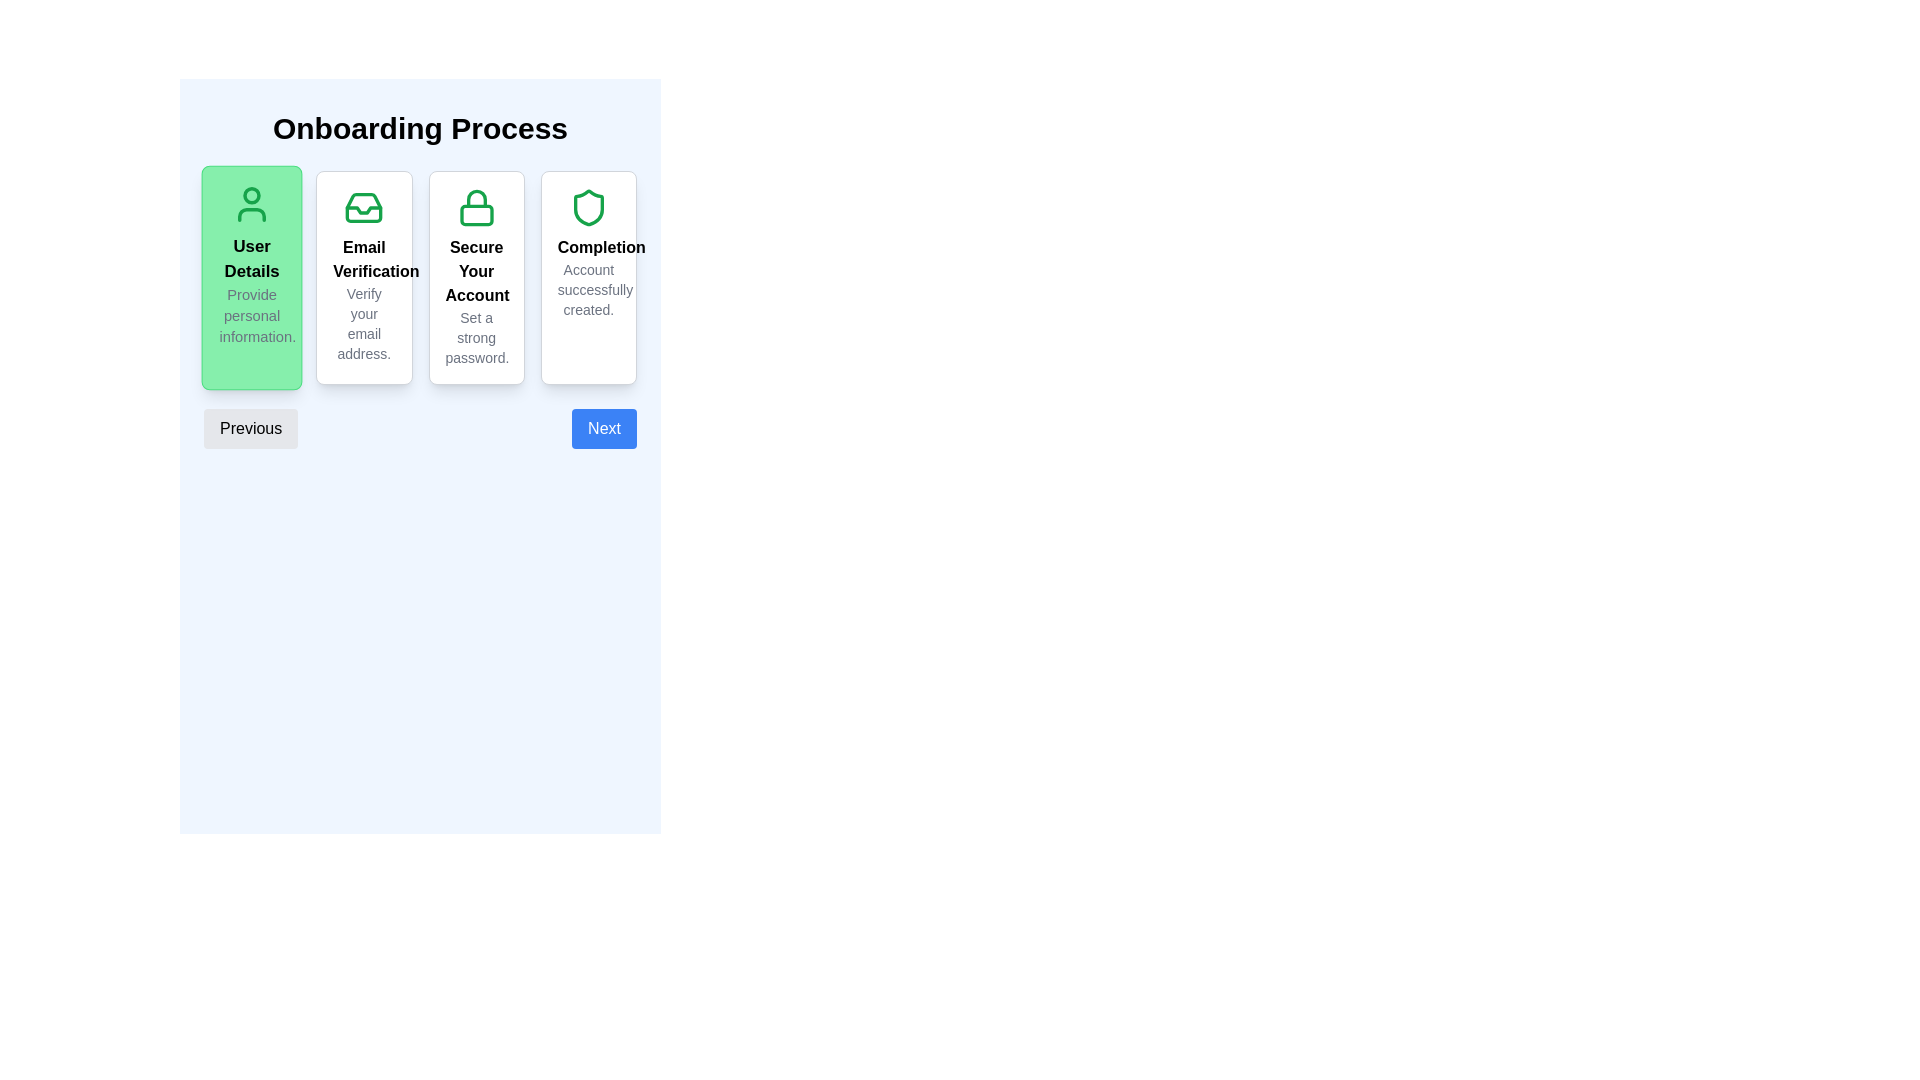 The image size is (1920, 1080). I want to click on the informational text label that prompts the user to verify their email address, located beneath the 'Email Verification' text within the card, so click(364, 323).